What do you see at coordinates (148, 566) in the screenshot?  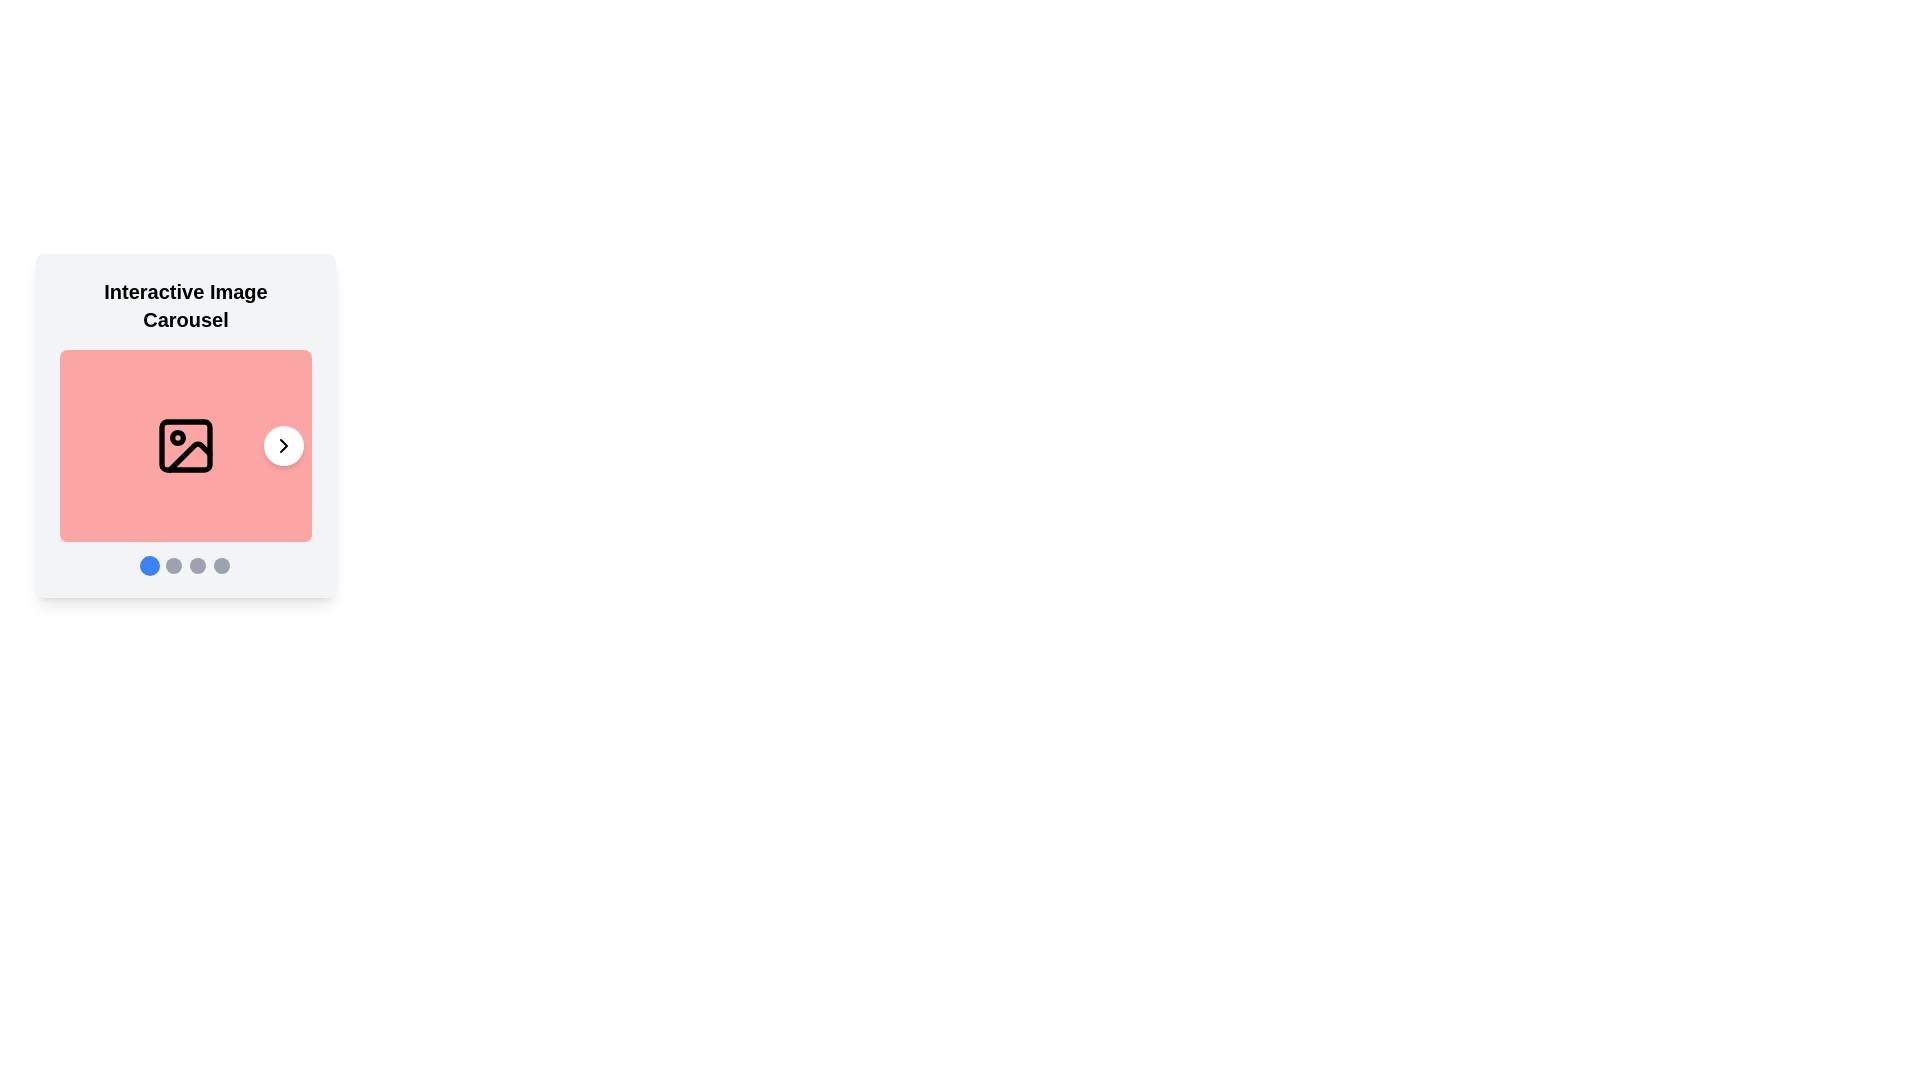 I see `the small blue circle indicator at the bottom of the carousel` at bounding box center [148, 566].